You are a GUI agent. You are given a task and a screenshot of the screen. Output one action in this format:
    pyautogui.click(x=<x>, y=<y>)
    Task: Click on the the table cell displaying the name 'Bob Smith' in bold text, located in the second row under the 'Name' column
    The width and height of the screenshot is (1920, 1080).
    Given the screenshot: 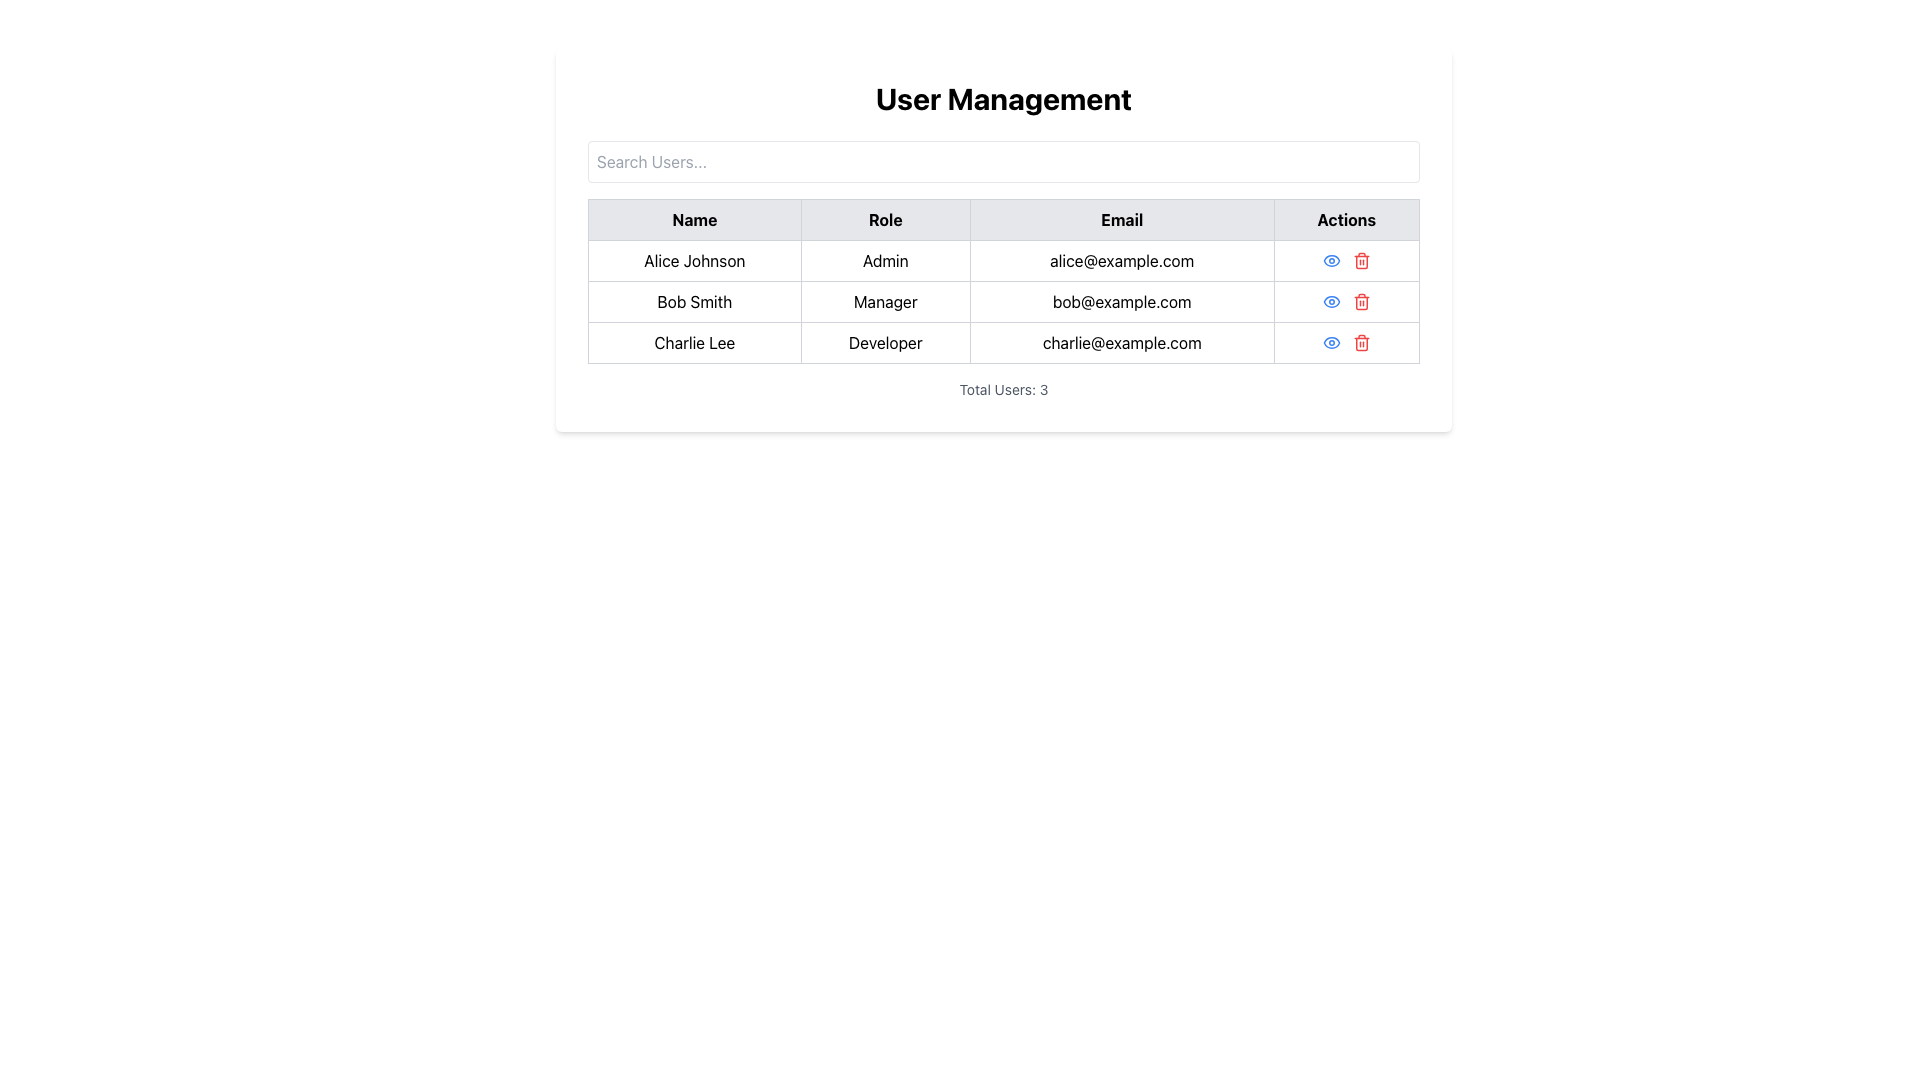 What is the action you would take?
    pyautogui.click(x=694, y=301)
    